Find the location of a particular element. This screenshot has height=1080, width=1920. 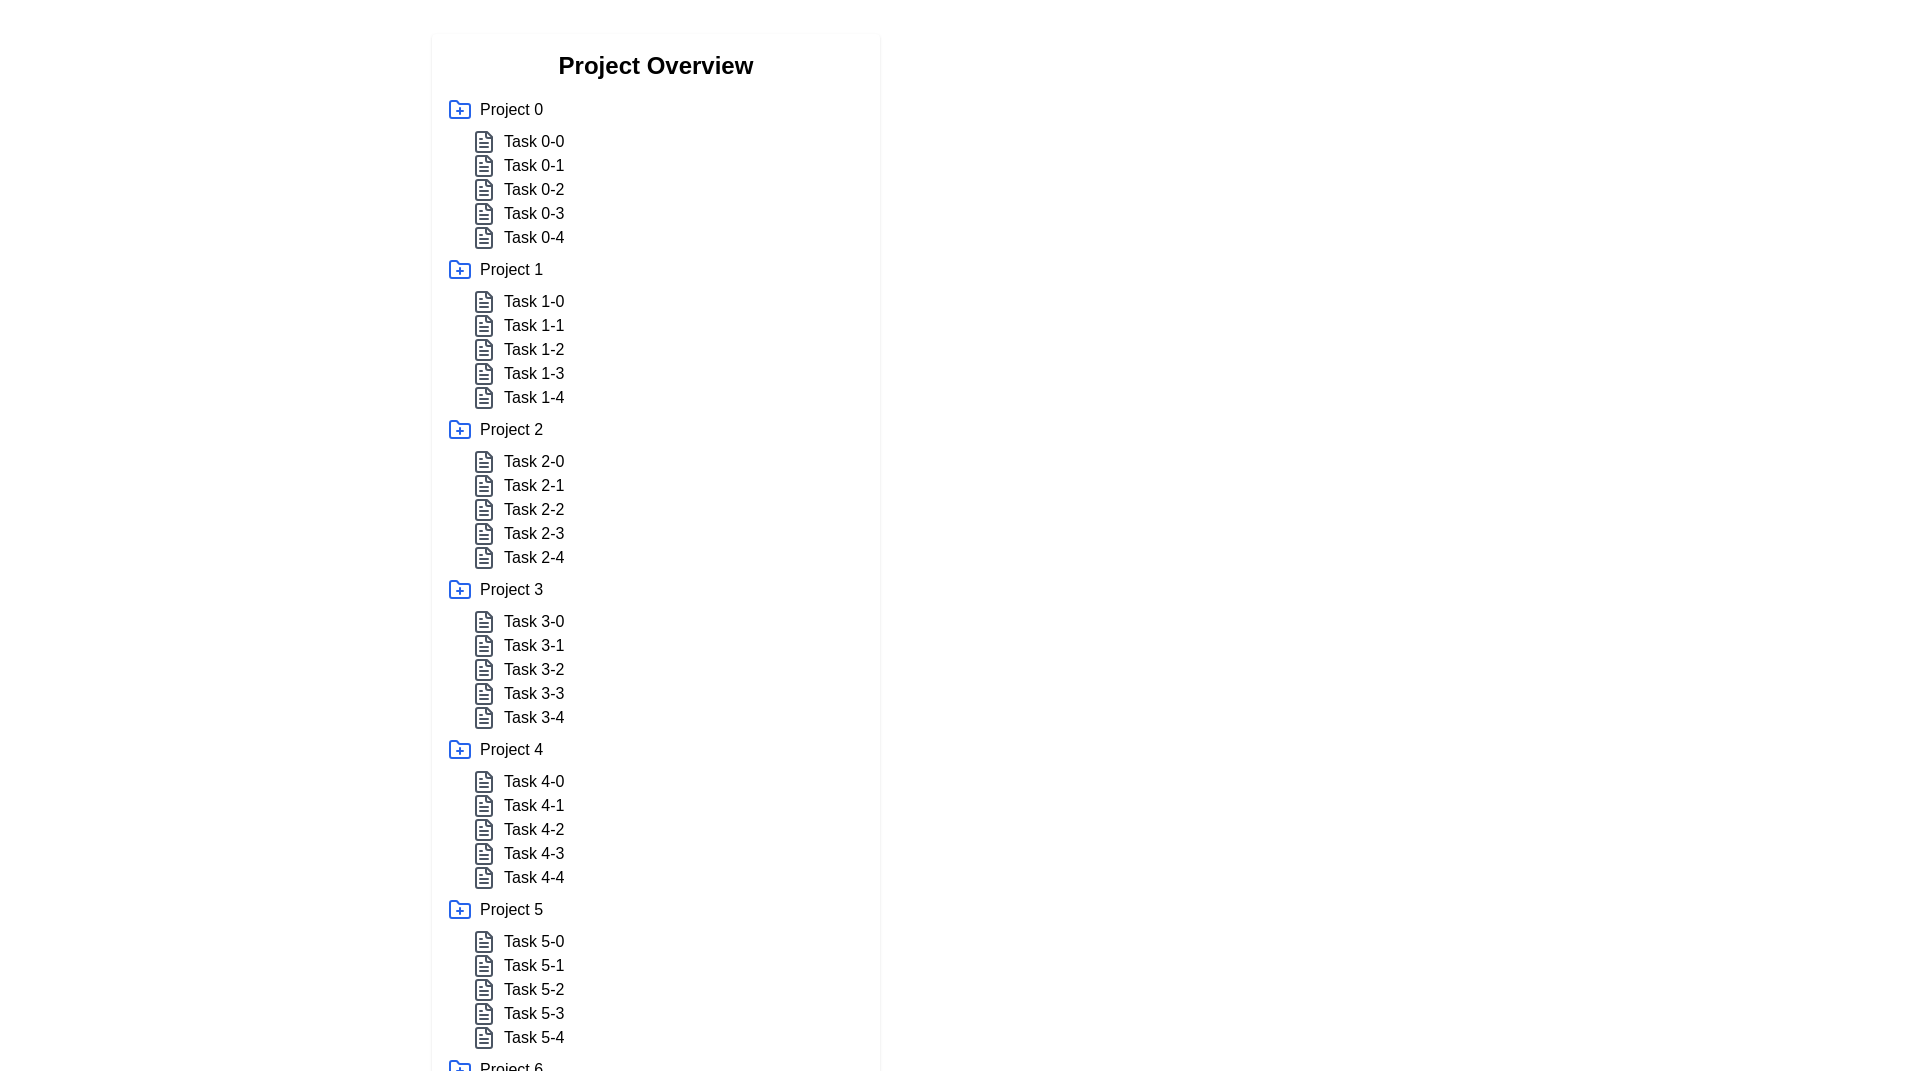

the document icon associated with the task labeled 'Task 1-4', which is the leftmost element is located at coordinates (484, 397).